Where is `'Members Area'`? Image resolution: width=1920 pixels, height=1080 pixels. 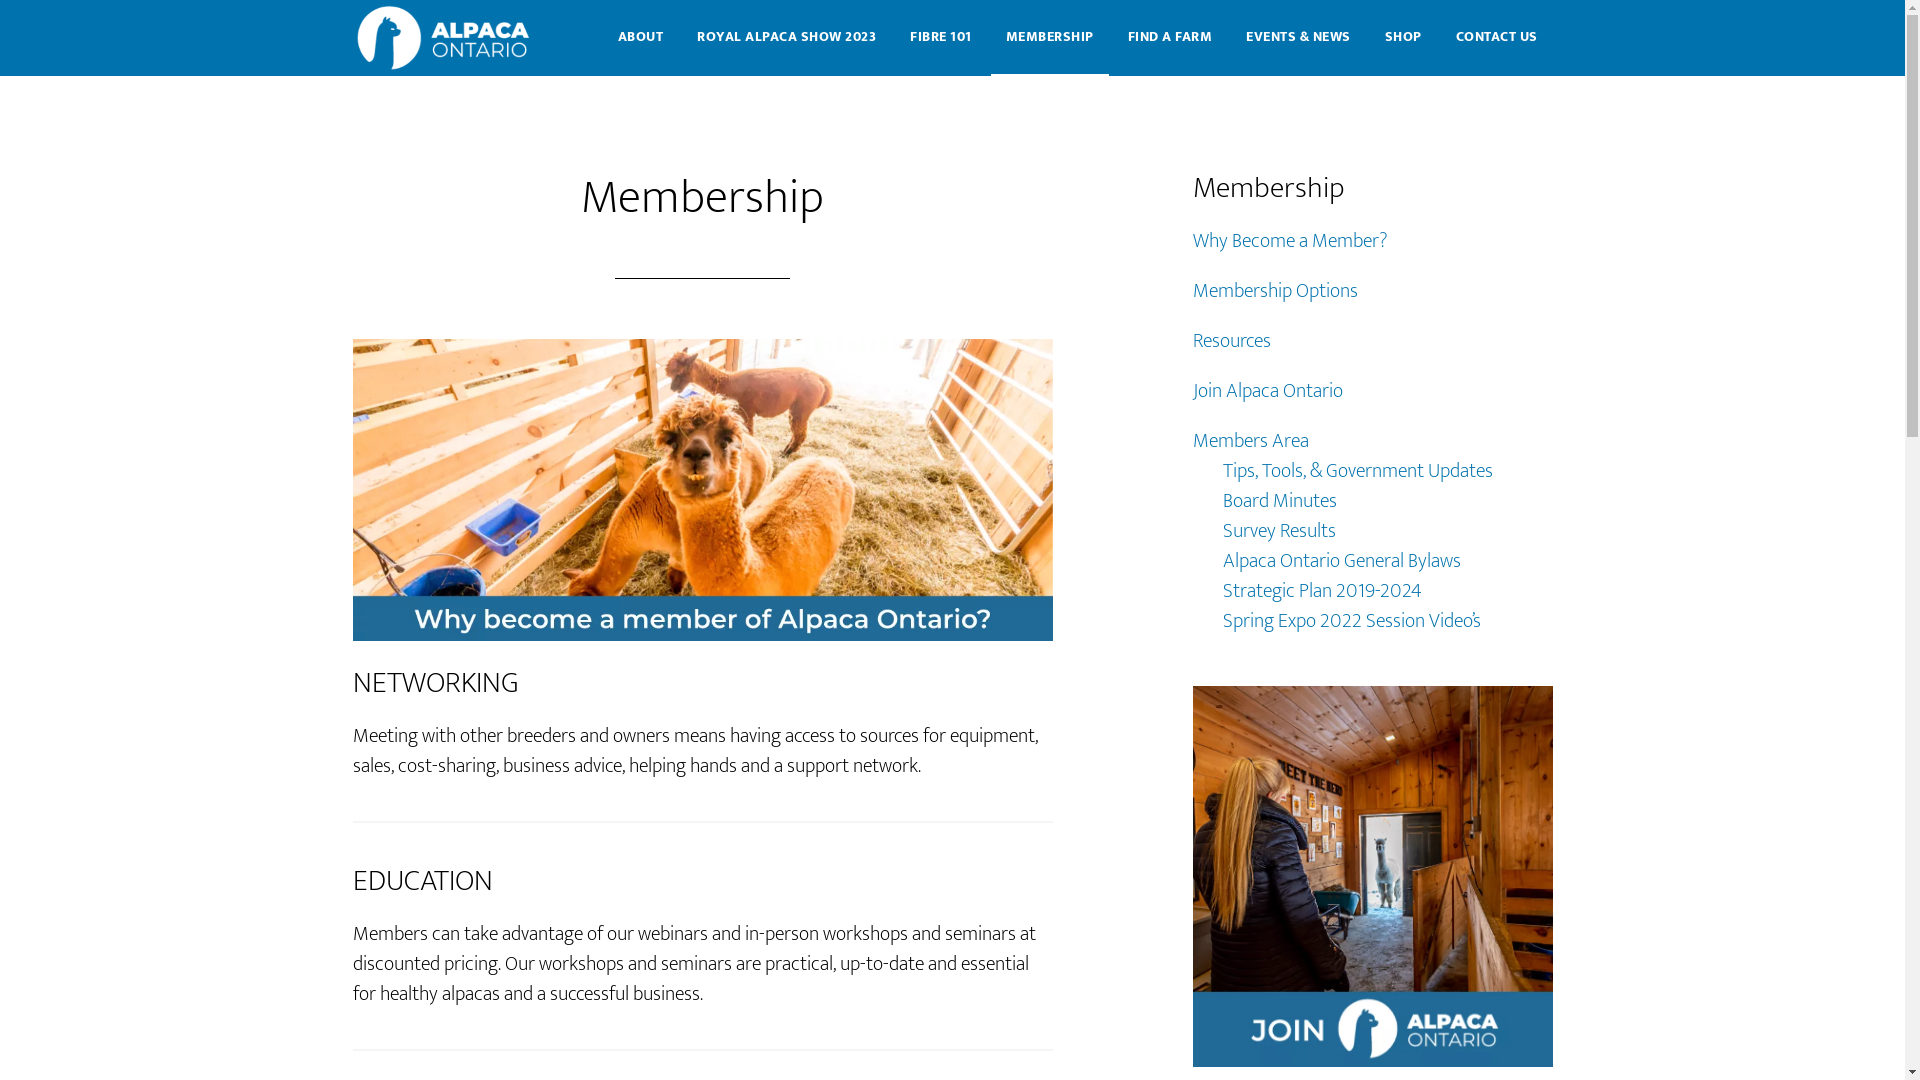
'Members Area' is located at coordinates (1248, 439).